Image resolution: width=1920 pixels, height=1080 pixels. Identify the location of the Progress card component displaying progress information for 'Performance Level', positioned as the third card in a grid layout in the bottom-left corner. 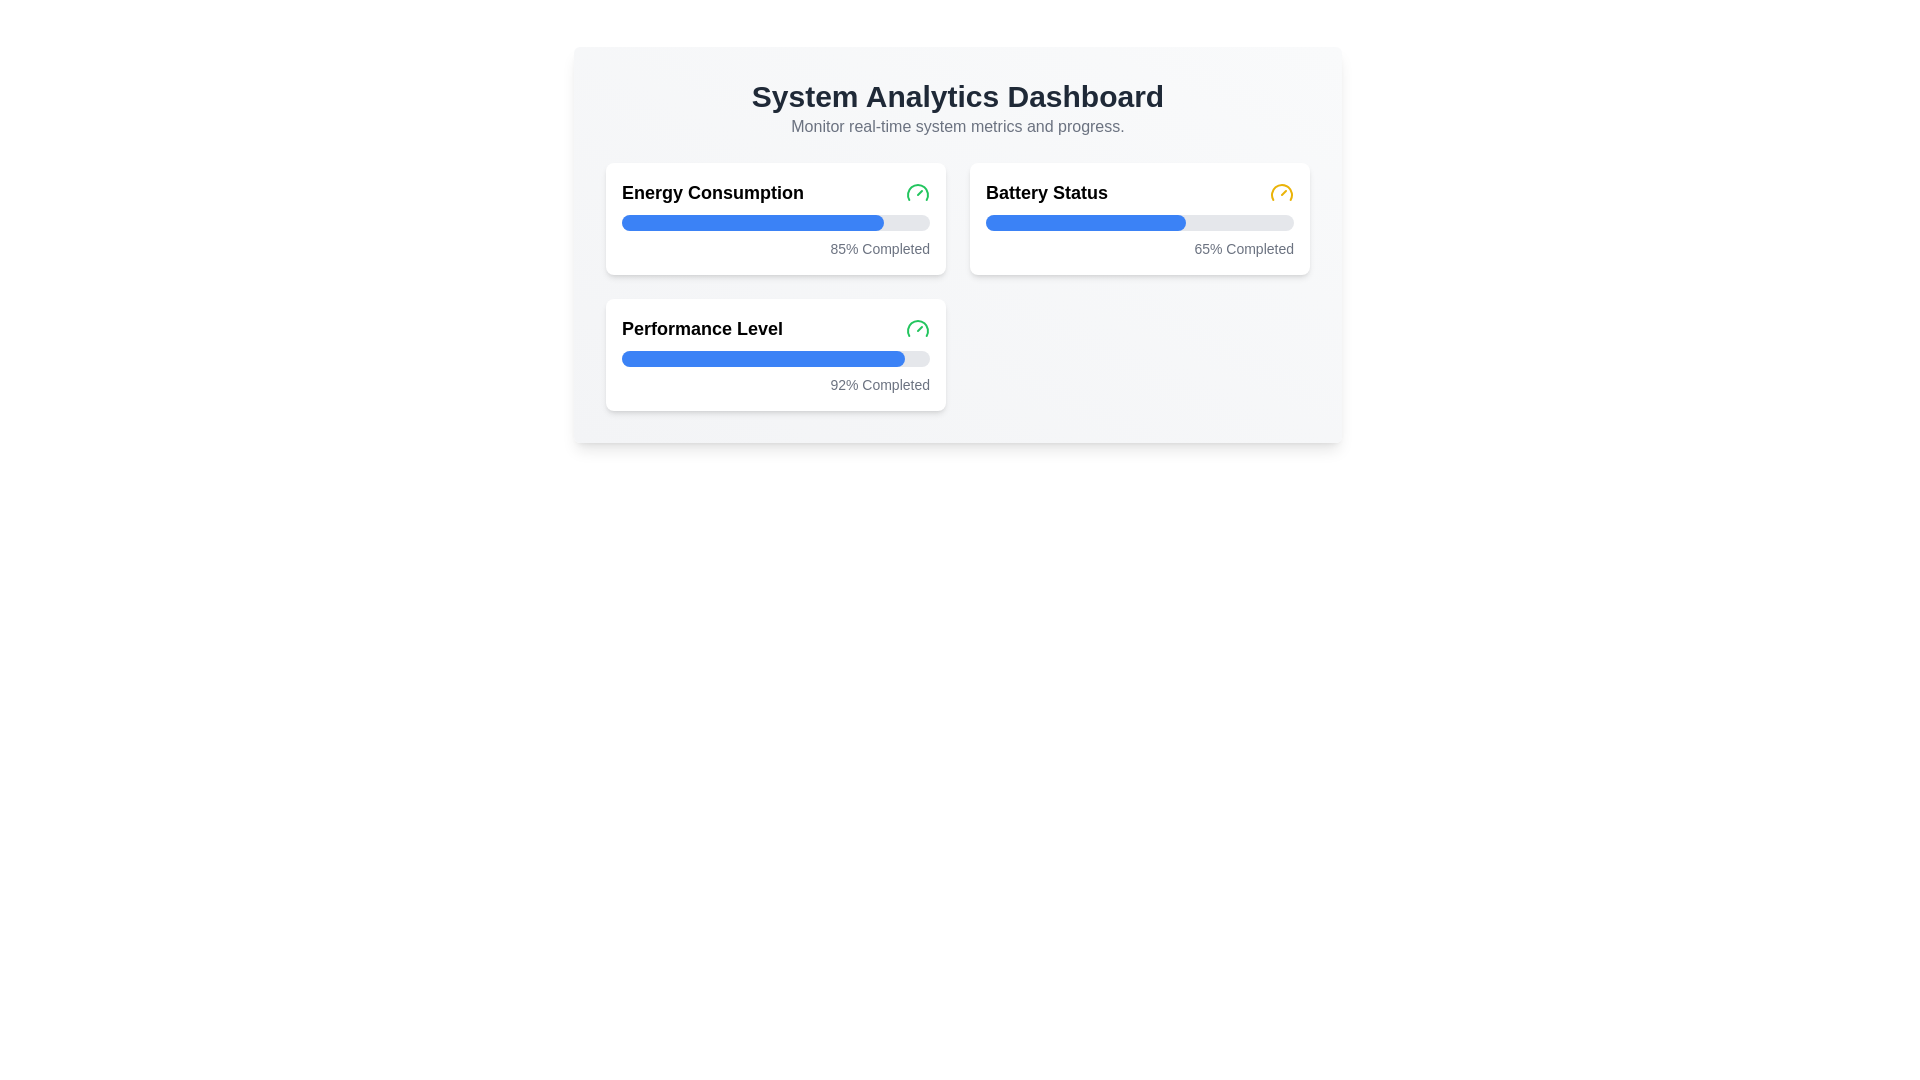
(775, 353).